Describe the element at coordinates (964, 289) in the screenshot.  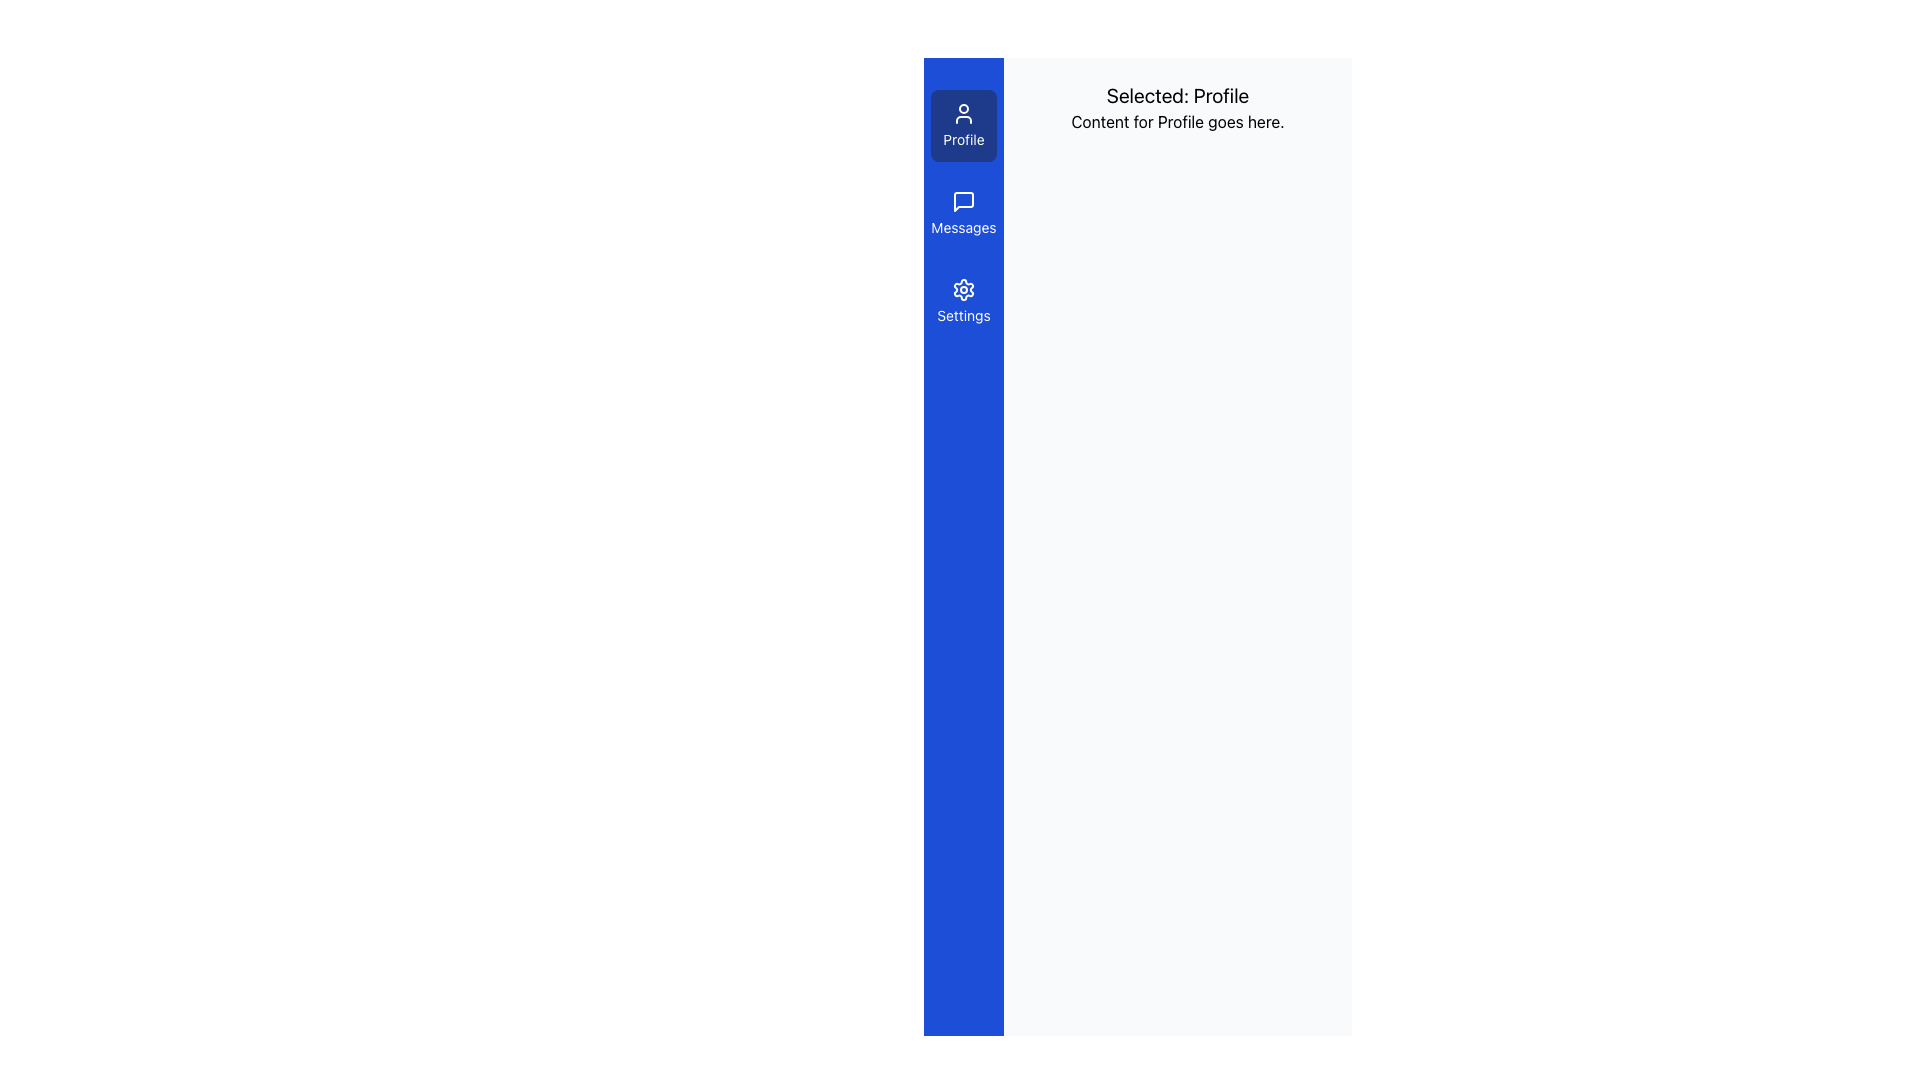
I see `the settings icon located in the navigation bar, which is the third item from the top` at that location.